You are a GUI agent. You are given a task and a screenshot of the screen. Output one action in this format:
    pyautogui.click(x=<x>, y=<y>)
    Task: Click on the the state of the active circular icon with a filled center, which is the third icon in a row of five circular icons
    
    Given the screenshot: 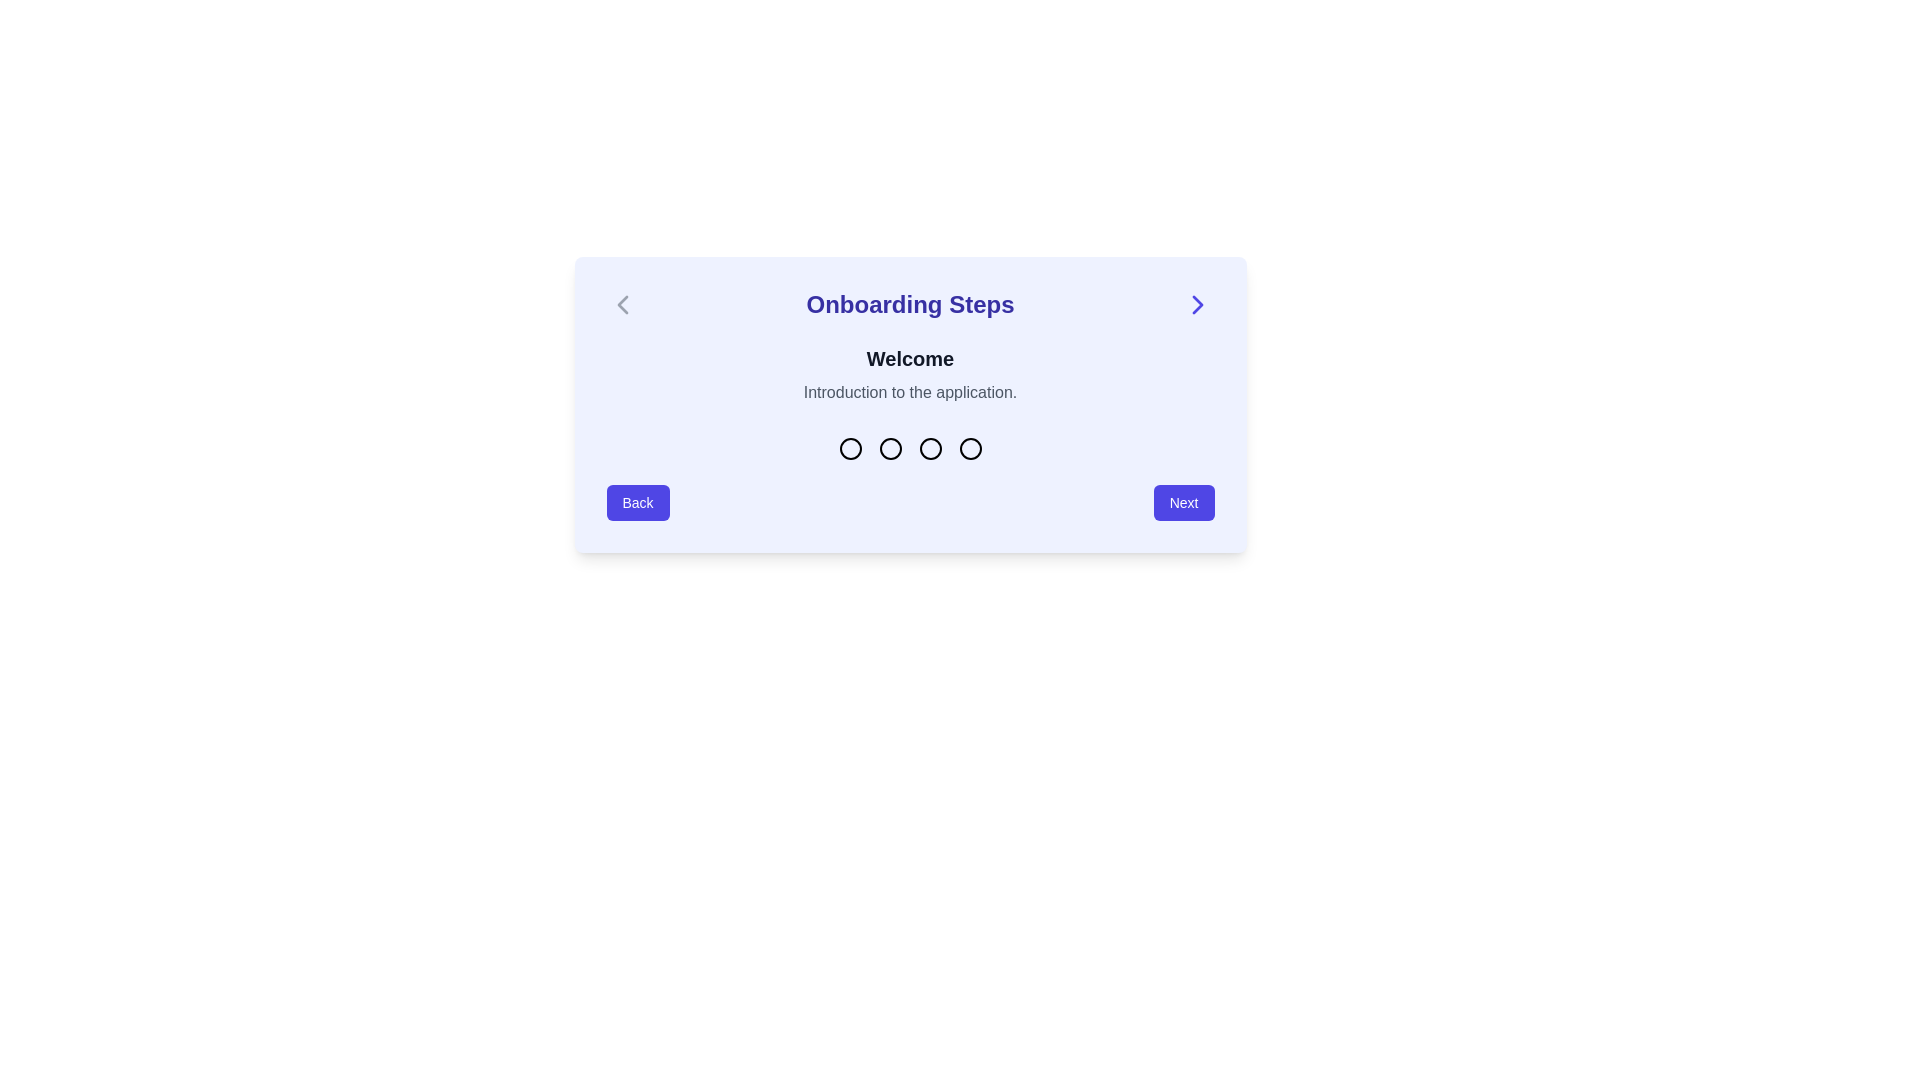 What is the action you would take?
    pyautogui.click(x=889, y=447)
    